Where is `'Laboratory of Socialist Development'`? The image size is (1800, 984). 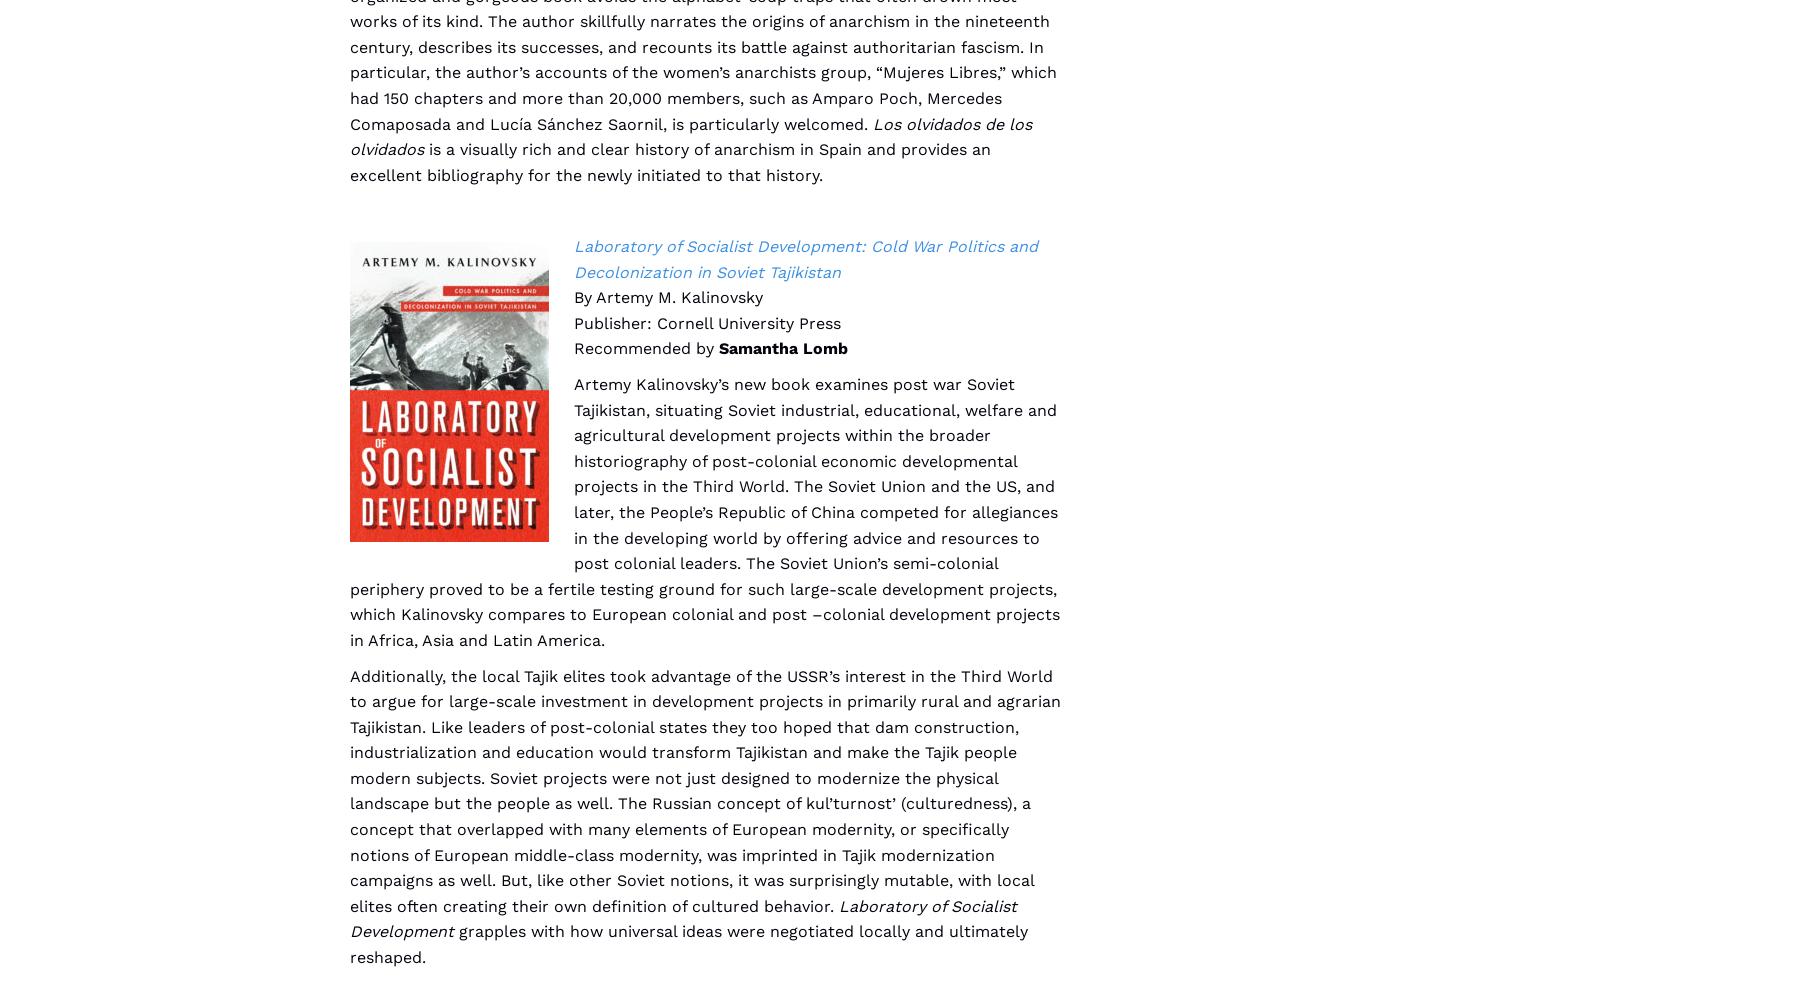 'Laboratory of Socialist Development' is located at coordinates (682, 918).